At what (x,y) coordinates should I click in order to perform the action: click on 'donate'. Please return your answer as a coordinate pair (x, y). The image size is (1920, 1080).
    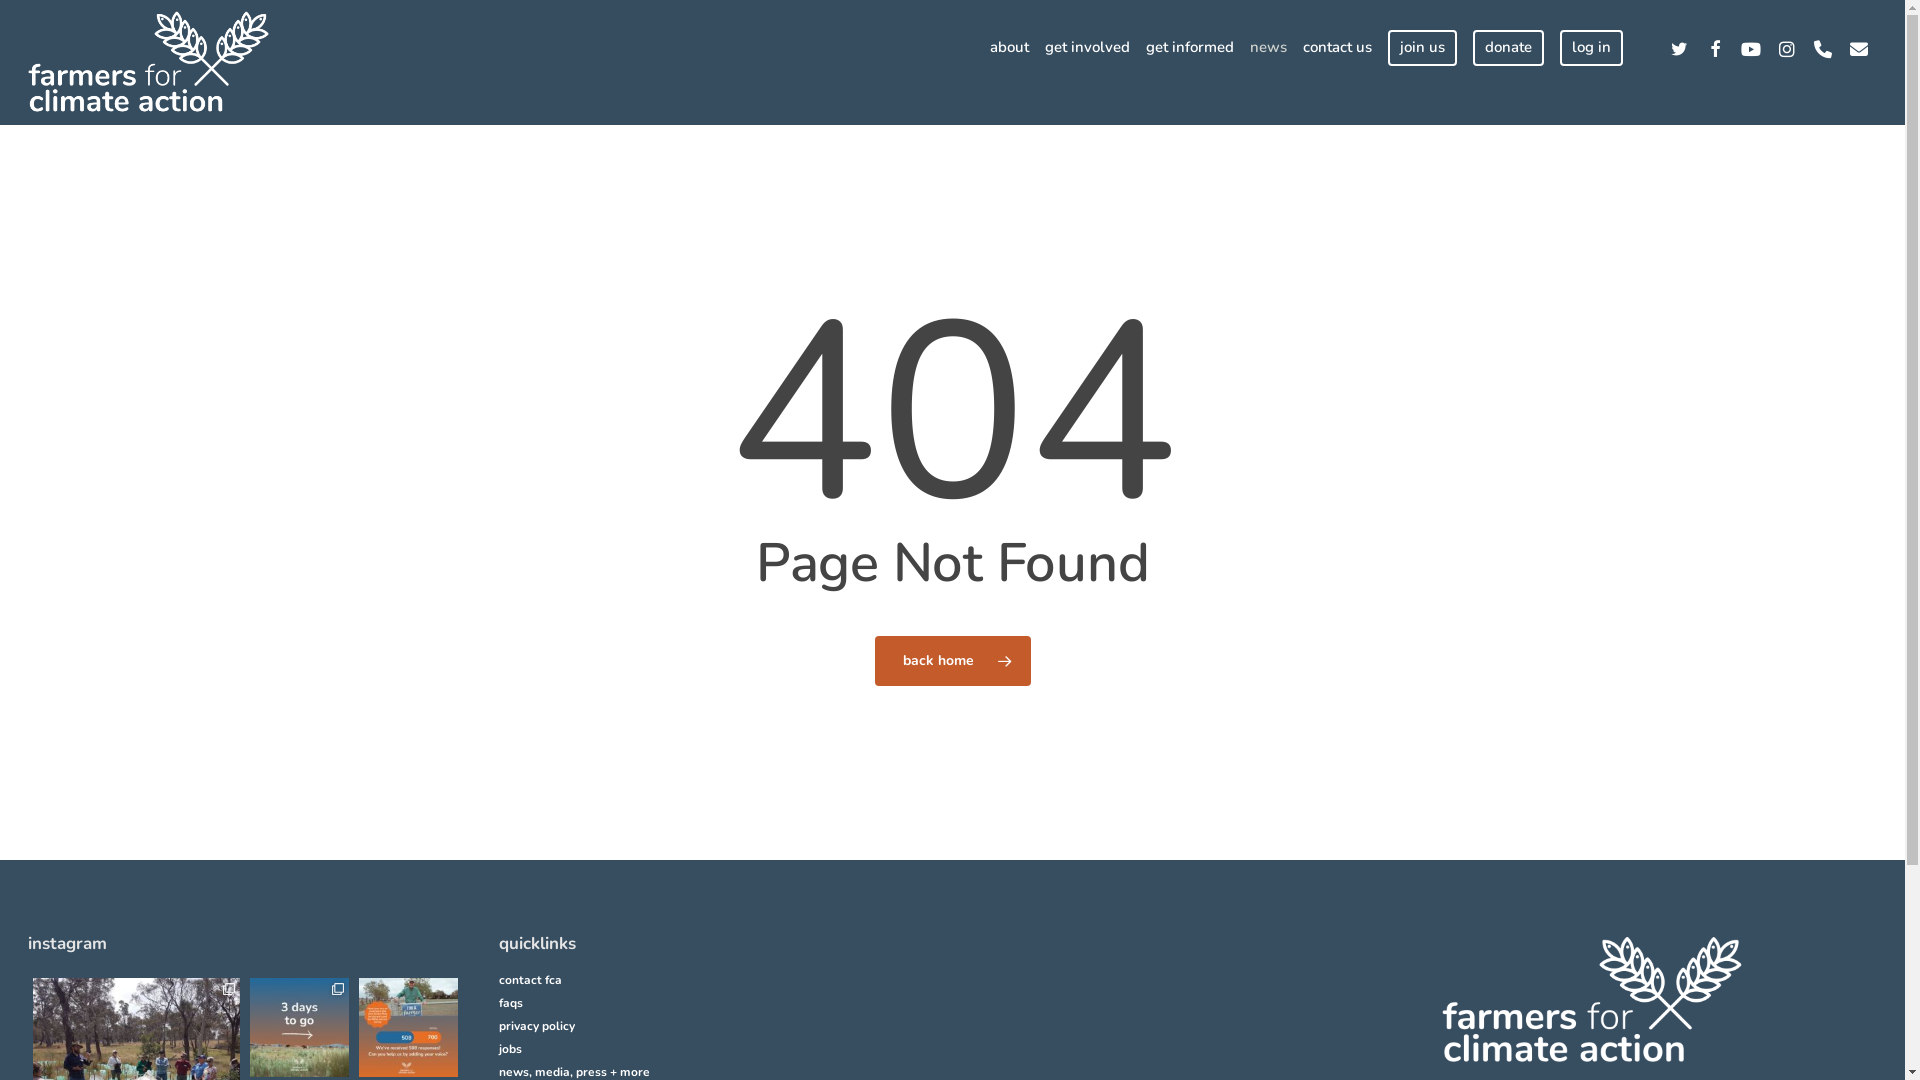
    Looking at the image, I should click on (1473, 46).